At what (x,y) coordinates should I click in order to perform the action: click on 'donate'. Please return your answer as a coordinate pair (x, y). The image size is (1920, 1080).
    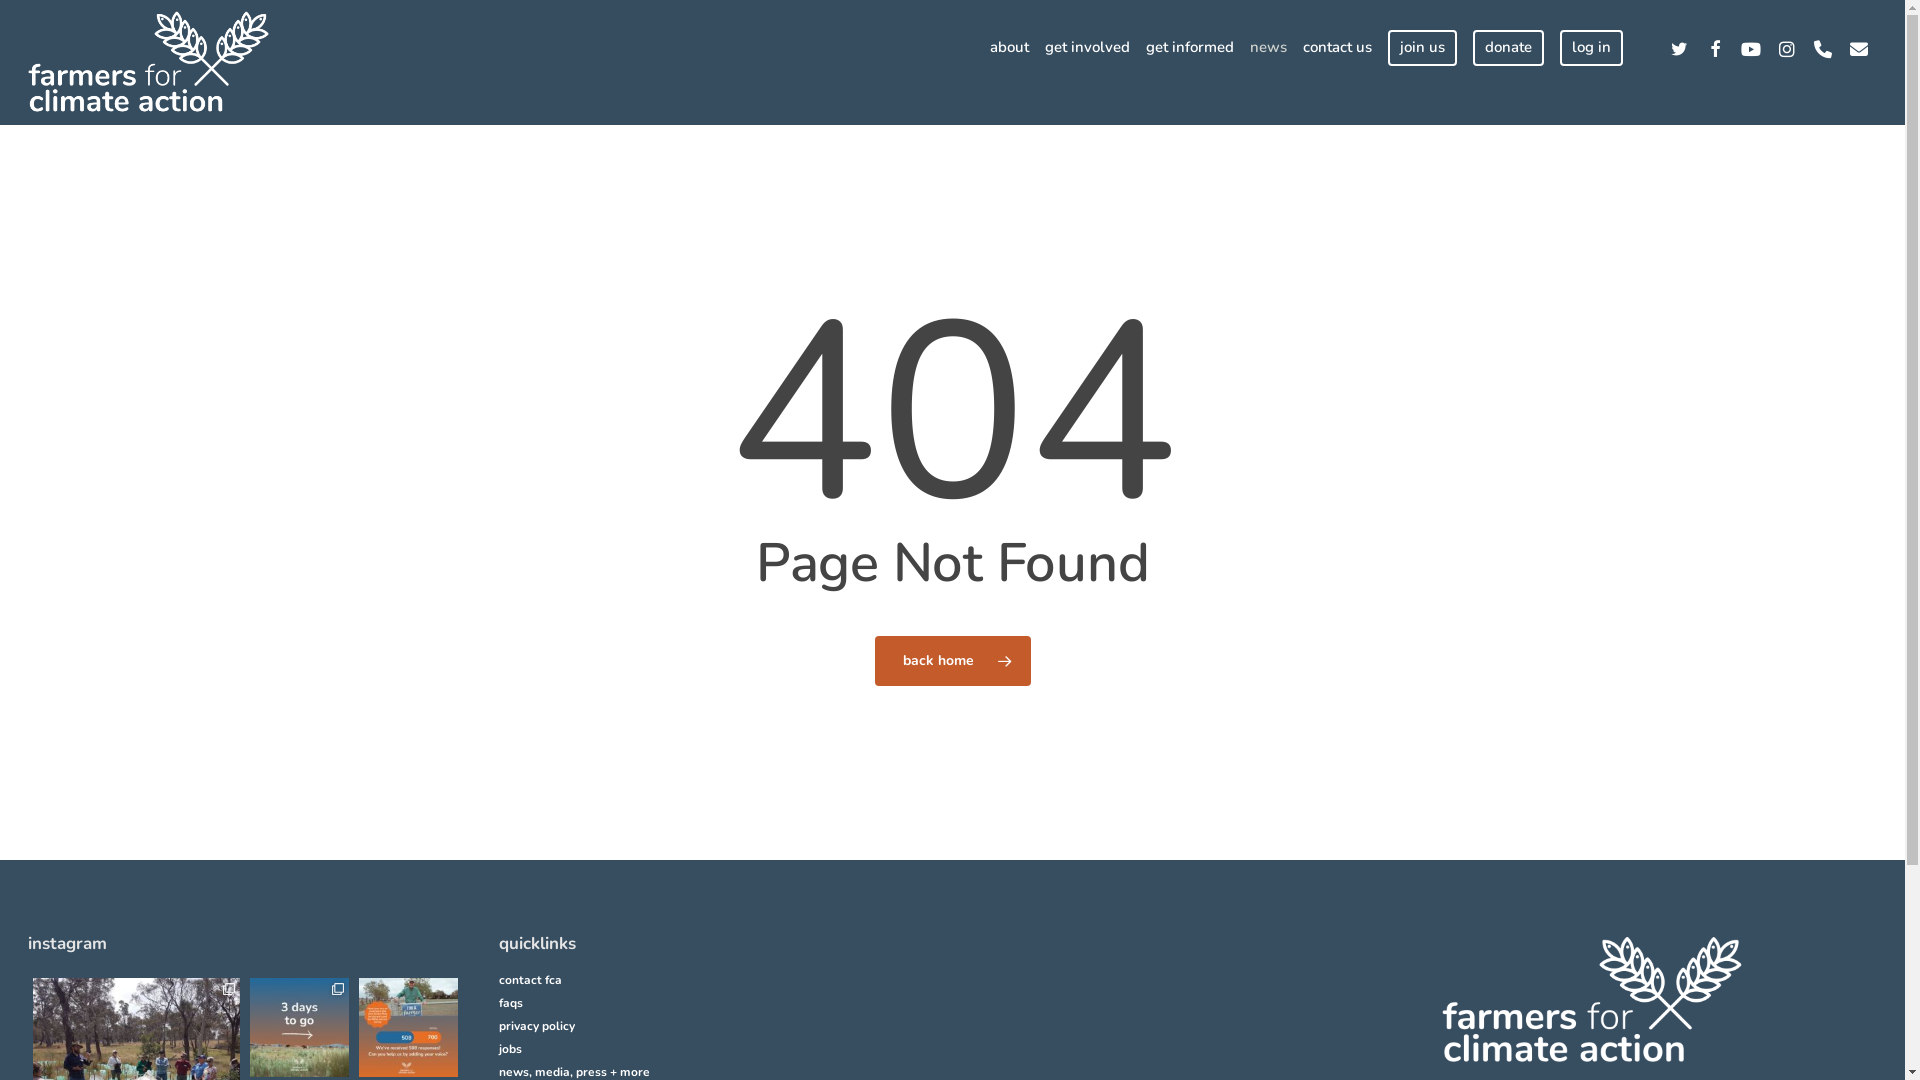
    Looking at the image, I should click on (1473, 46).